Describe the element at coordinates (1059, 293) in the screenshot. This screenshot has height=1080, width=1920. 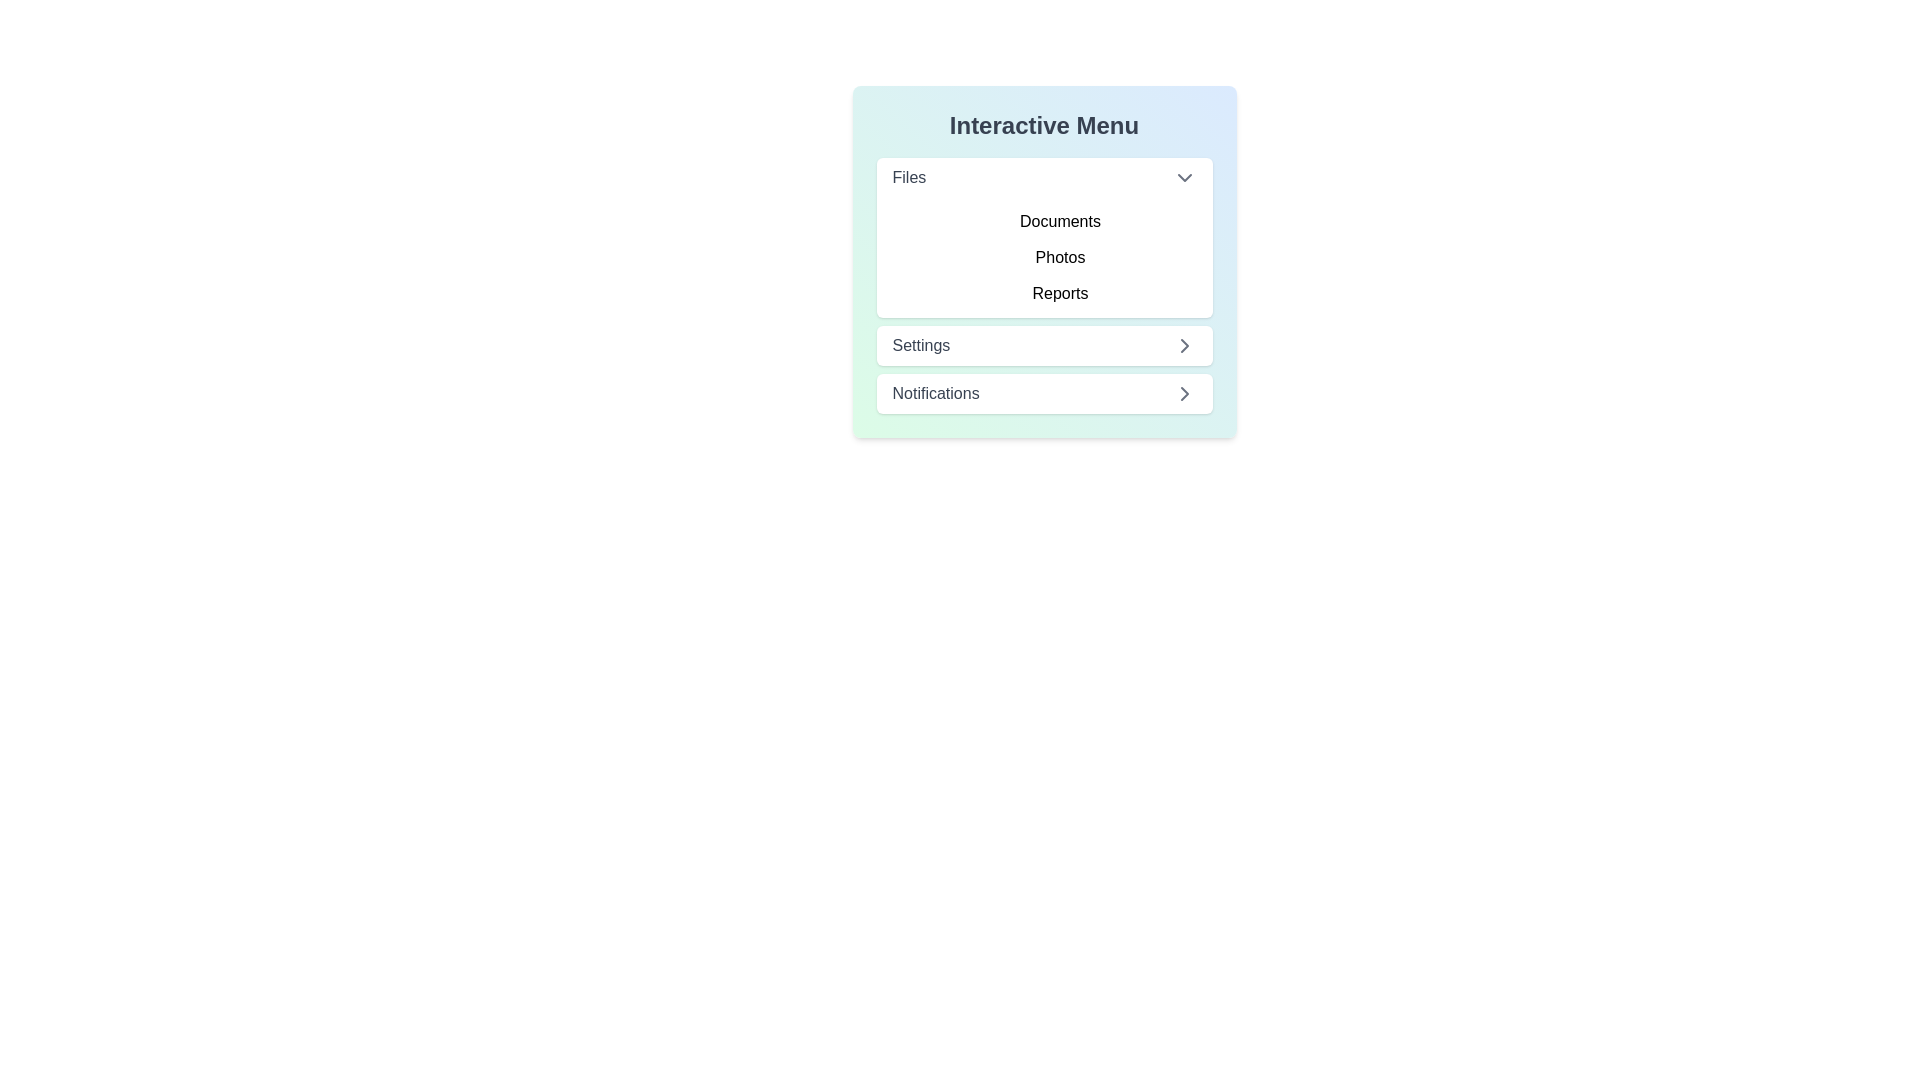
I see `the third label in the 'Files' dropdown menu that leads to 'Reports'` at that location.